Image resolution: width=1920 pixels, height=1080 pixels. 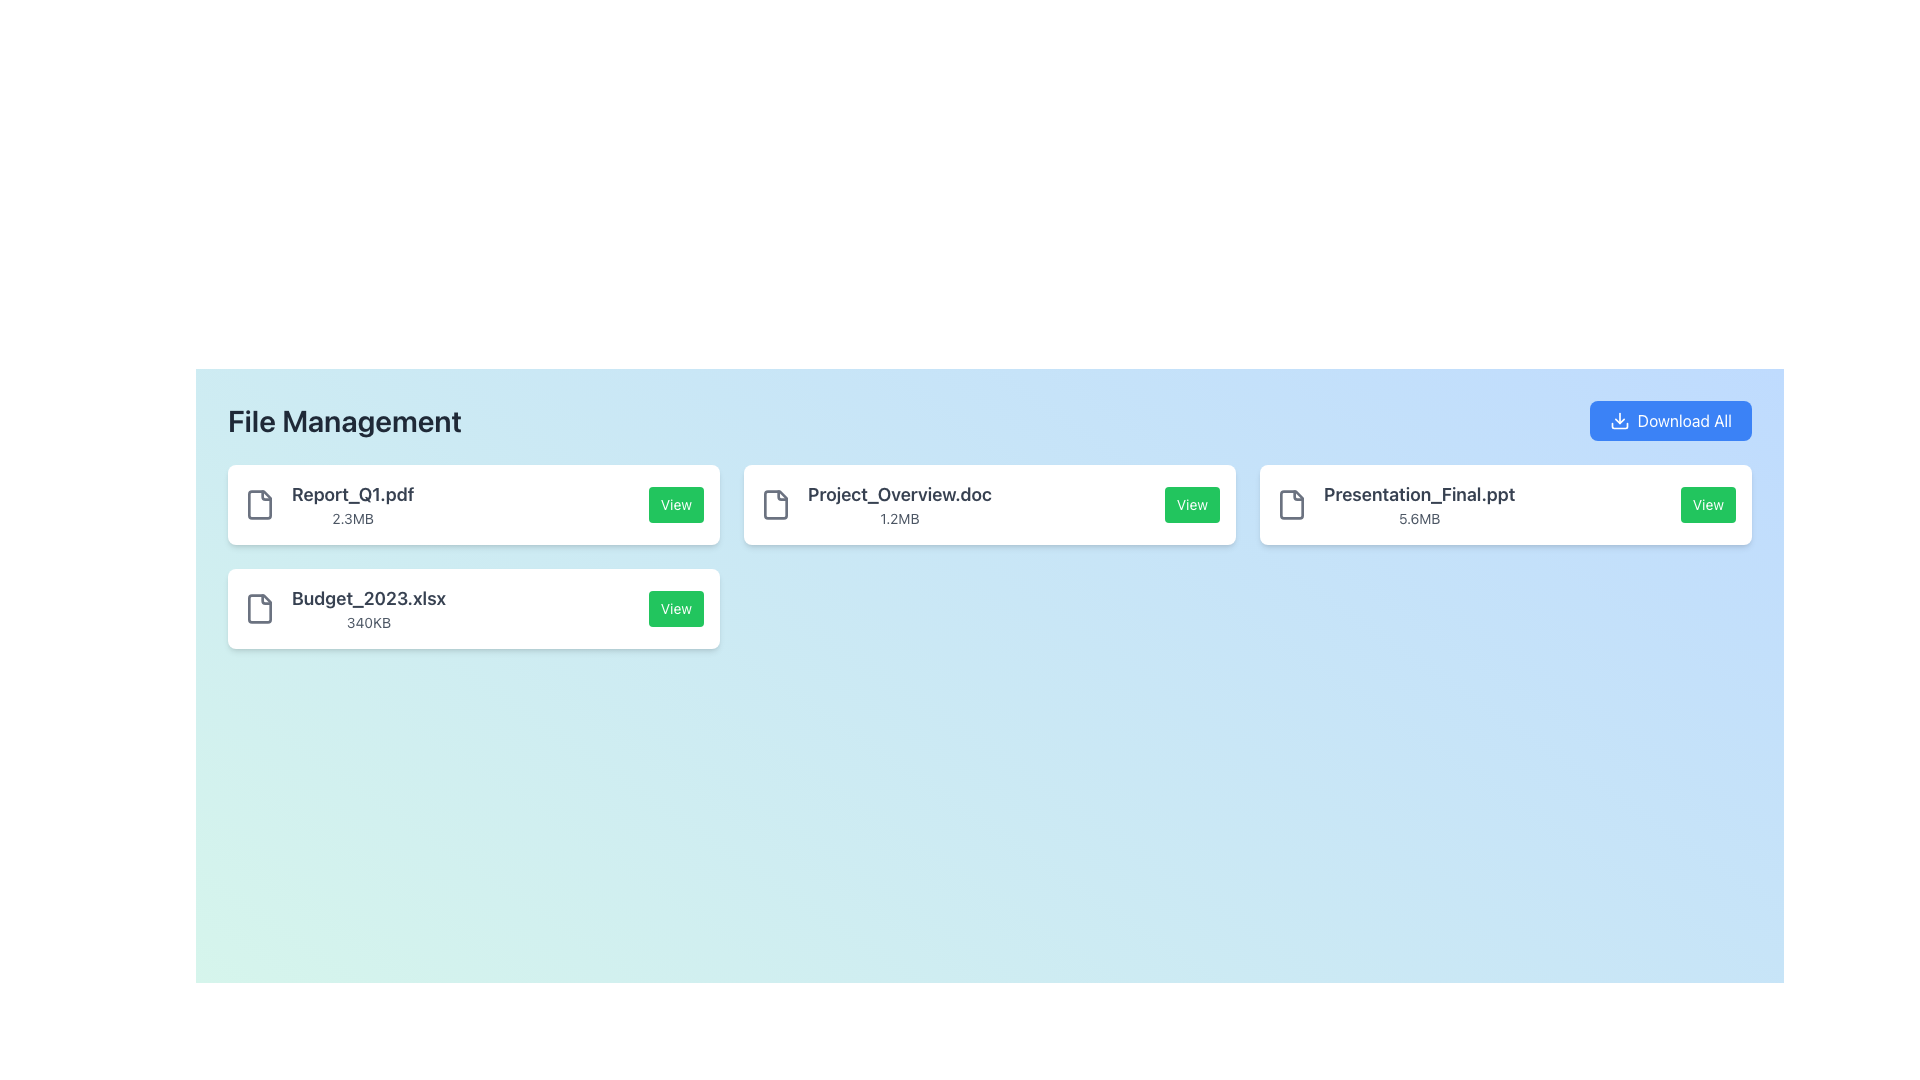 What do you see at coordinates (676, 608) in the screenshot?
I see `the 'View' button with a green background and white text located to the right of 'Budget_2023.xlsx 340KB' in the file management list interface` at bounding box center [676, 608].